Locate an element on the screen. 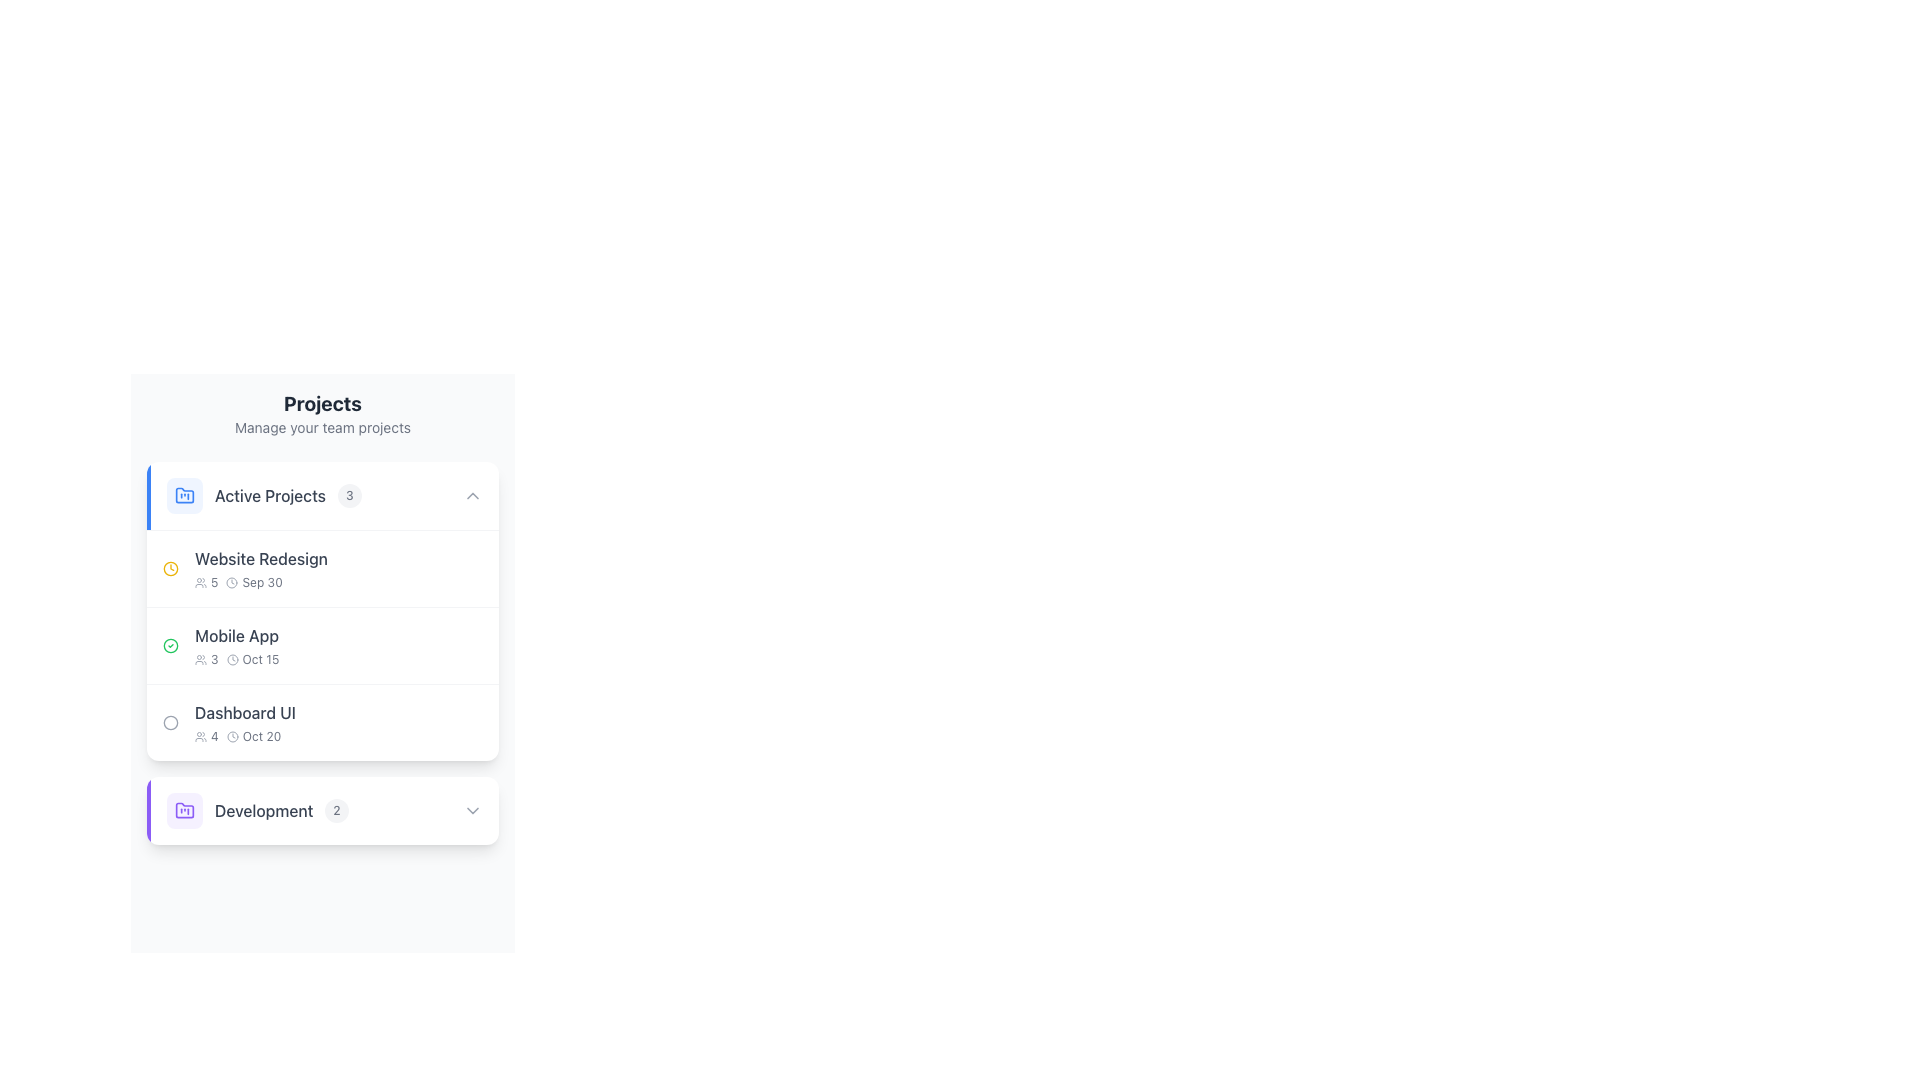  icon associated with the text label displaying the number '3', which is styled in light gray and positioned near the top left of the 'Mobile App' card is located at coordinates (206, 659).